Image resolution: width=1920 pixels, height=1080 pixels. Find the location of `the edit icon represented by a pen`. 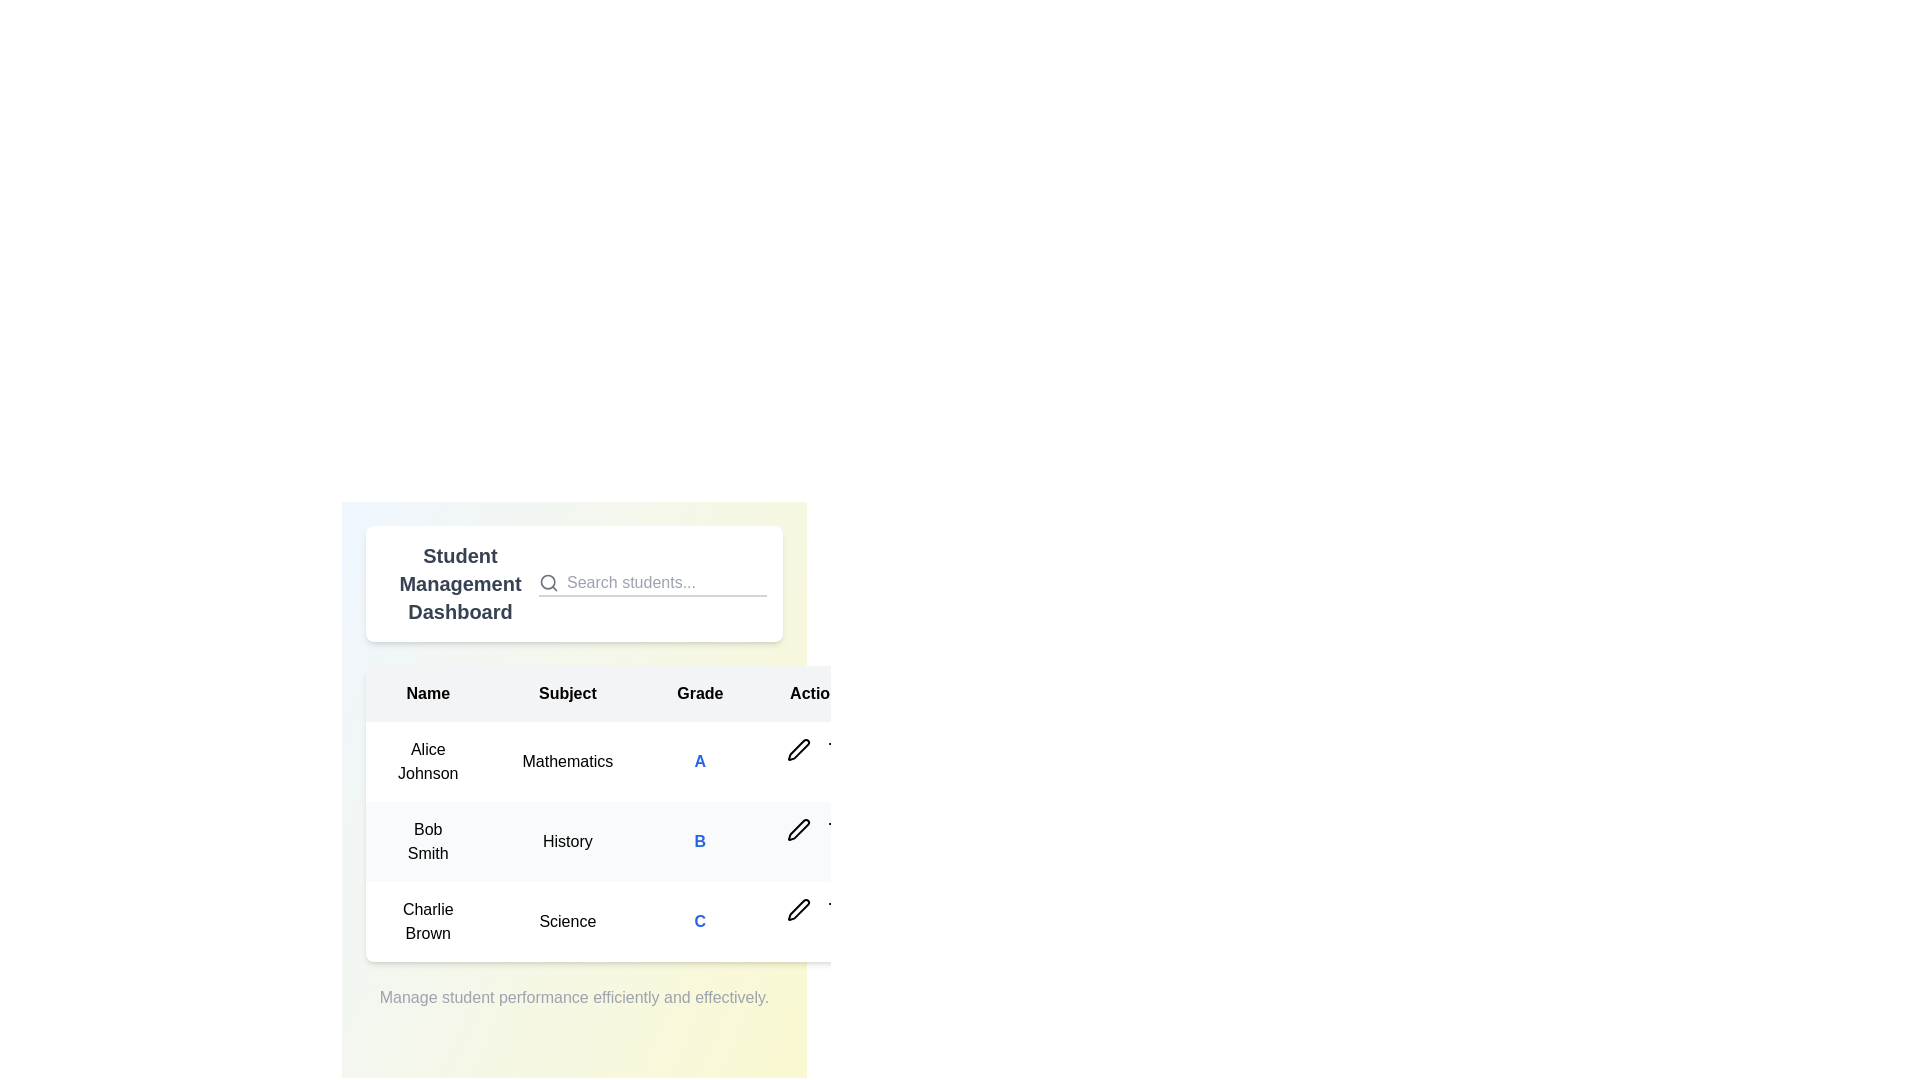

the edit icon represented by a pen is located at coordinates (798, 829).